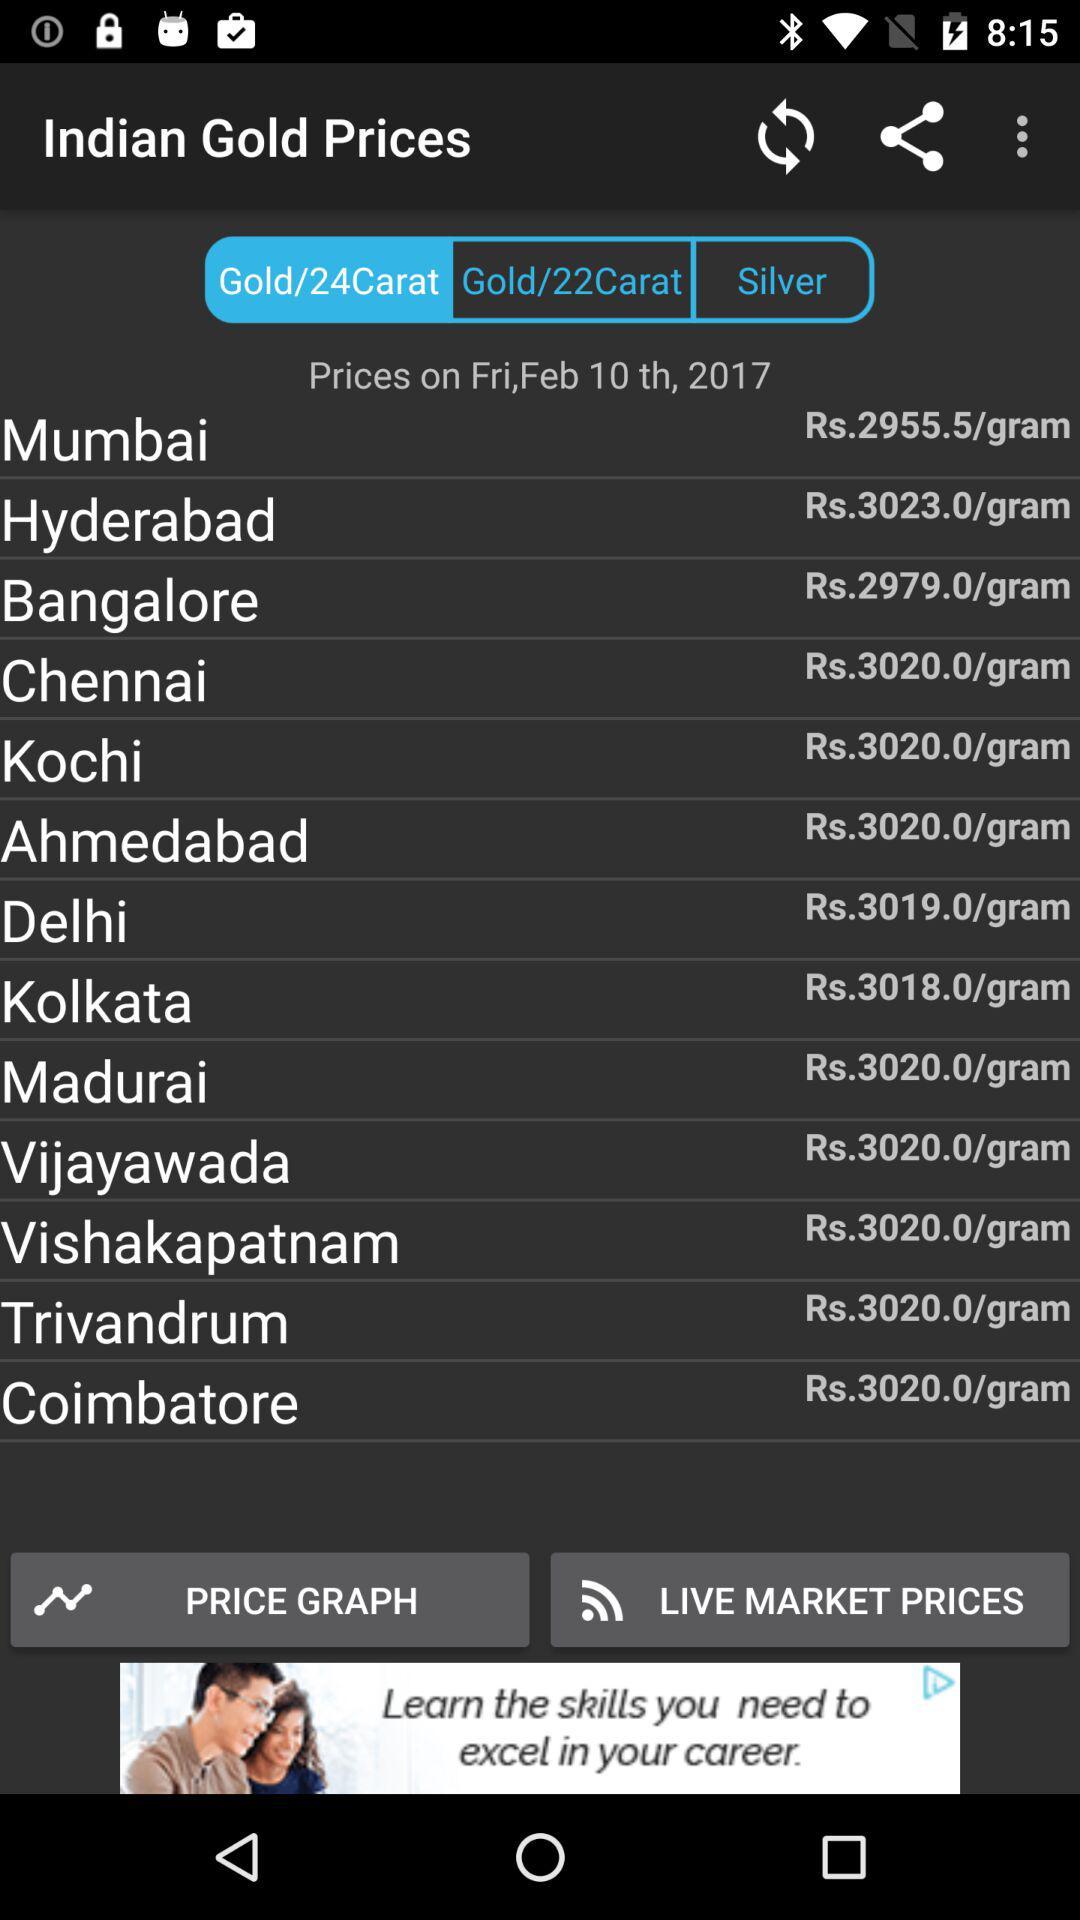  What do you see at coordinates (540, 1727) in the screenshot?
I see `advertisement` at bounding box center [540, 1727].